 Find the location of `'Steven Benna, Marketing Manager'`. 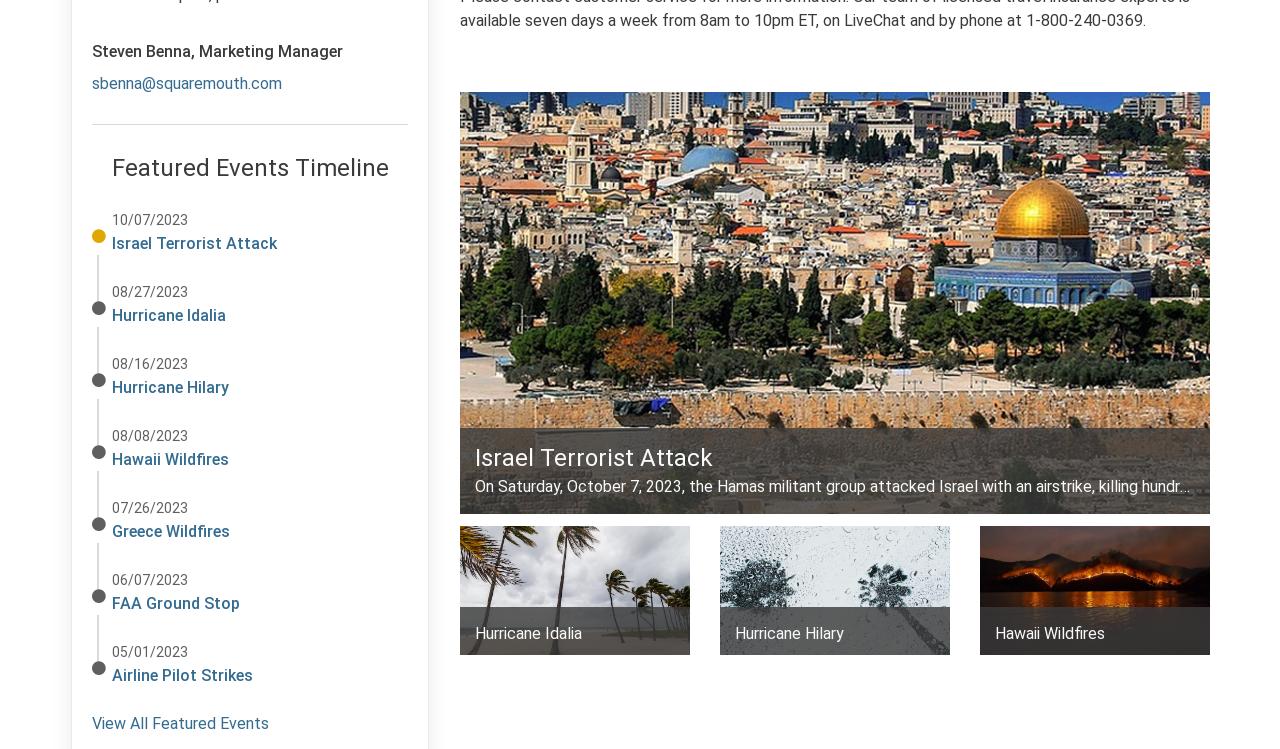

'Steven Benna, Marketing Manager' is located at coordinates (217, 51).